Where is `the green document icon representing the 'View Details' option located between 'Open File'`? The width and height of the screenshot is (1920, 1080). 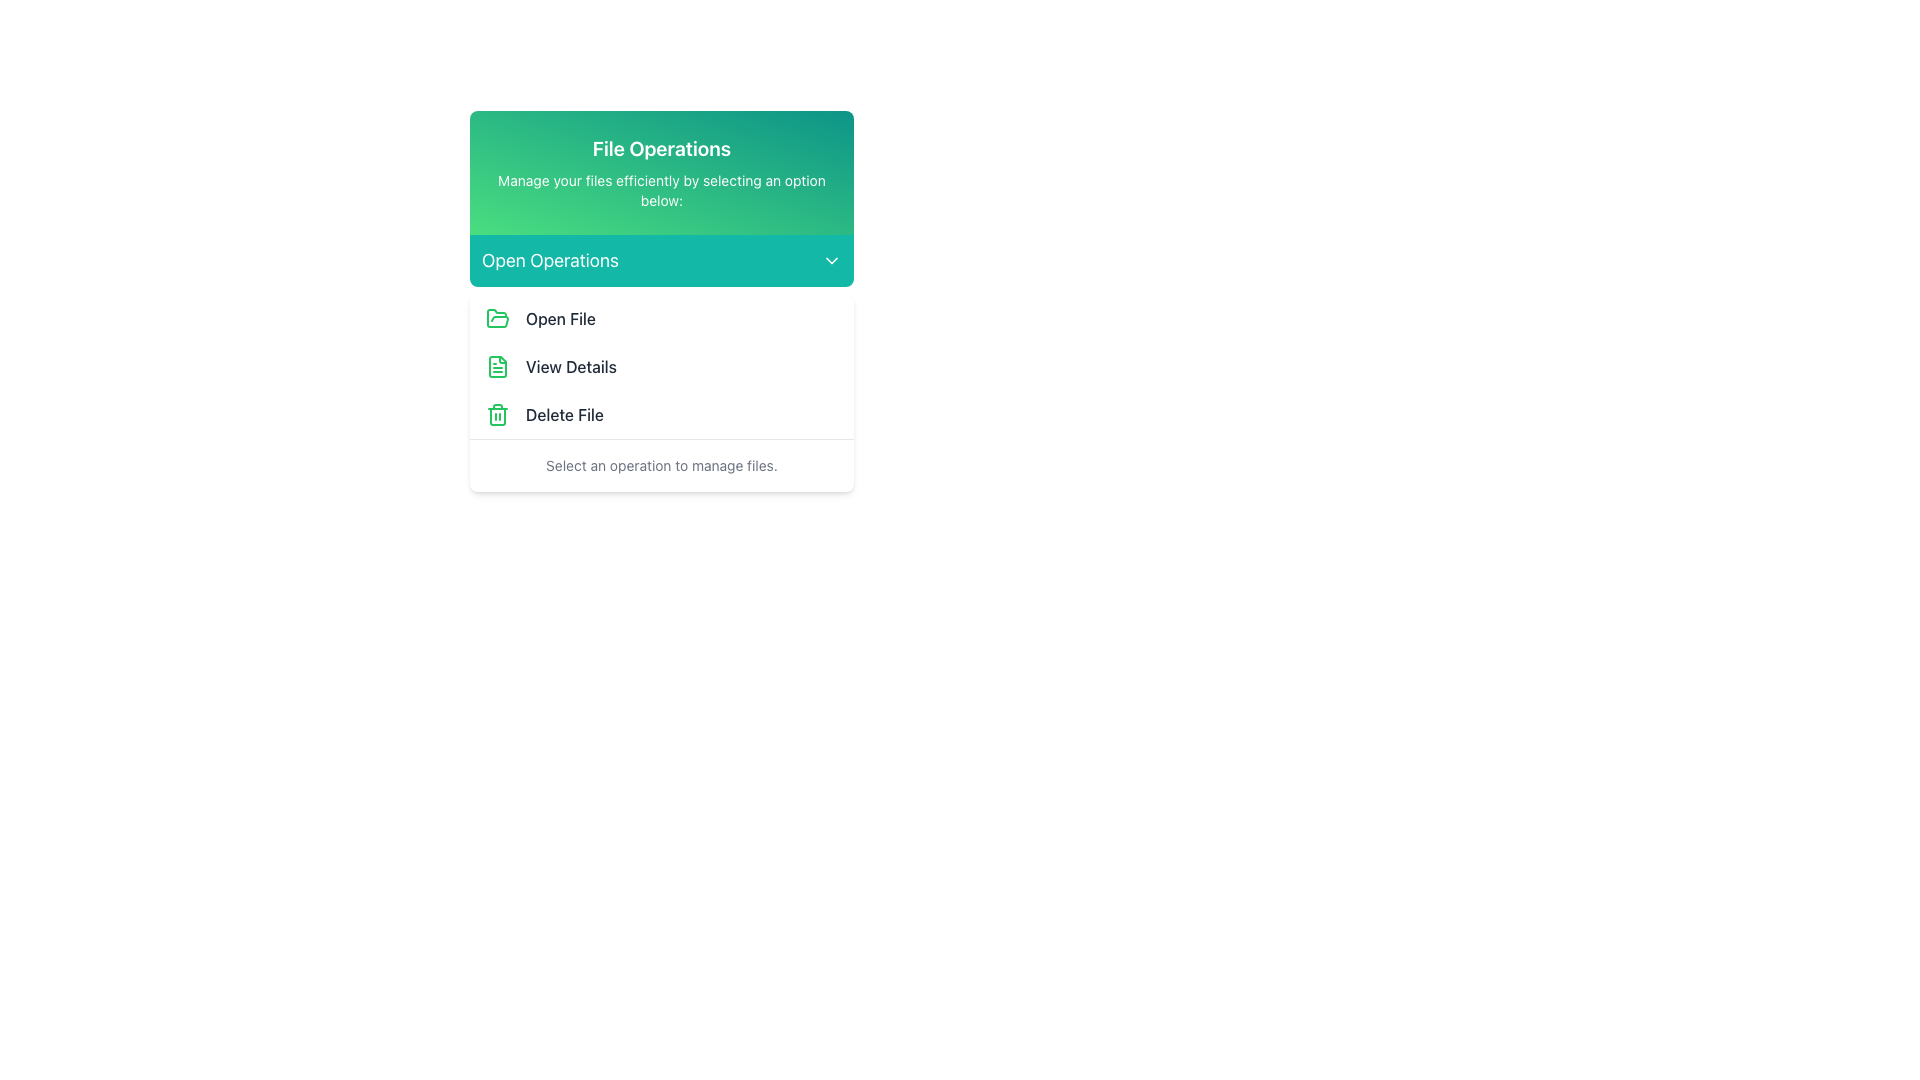
the green document icon representing the 'View Details' option located between 'Open File' is located at coordinates (498, 366).